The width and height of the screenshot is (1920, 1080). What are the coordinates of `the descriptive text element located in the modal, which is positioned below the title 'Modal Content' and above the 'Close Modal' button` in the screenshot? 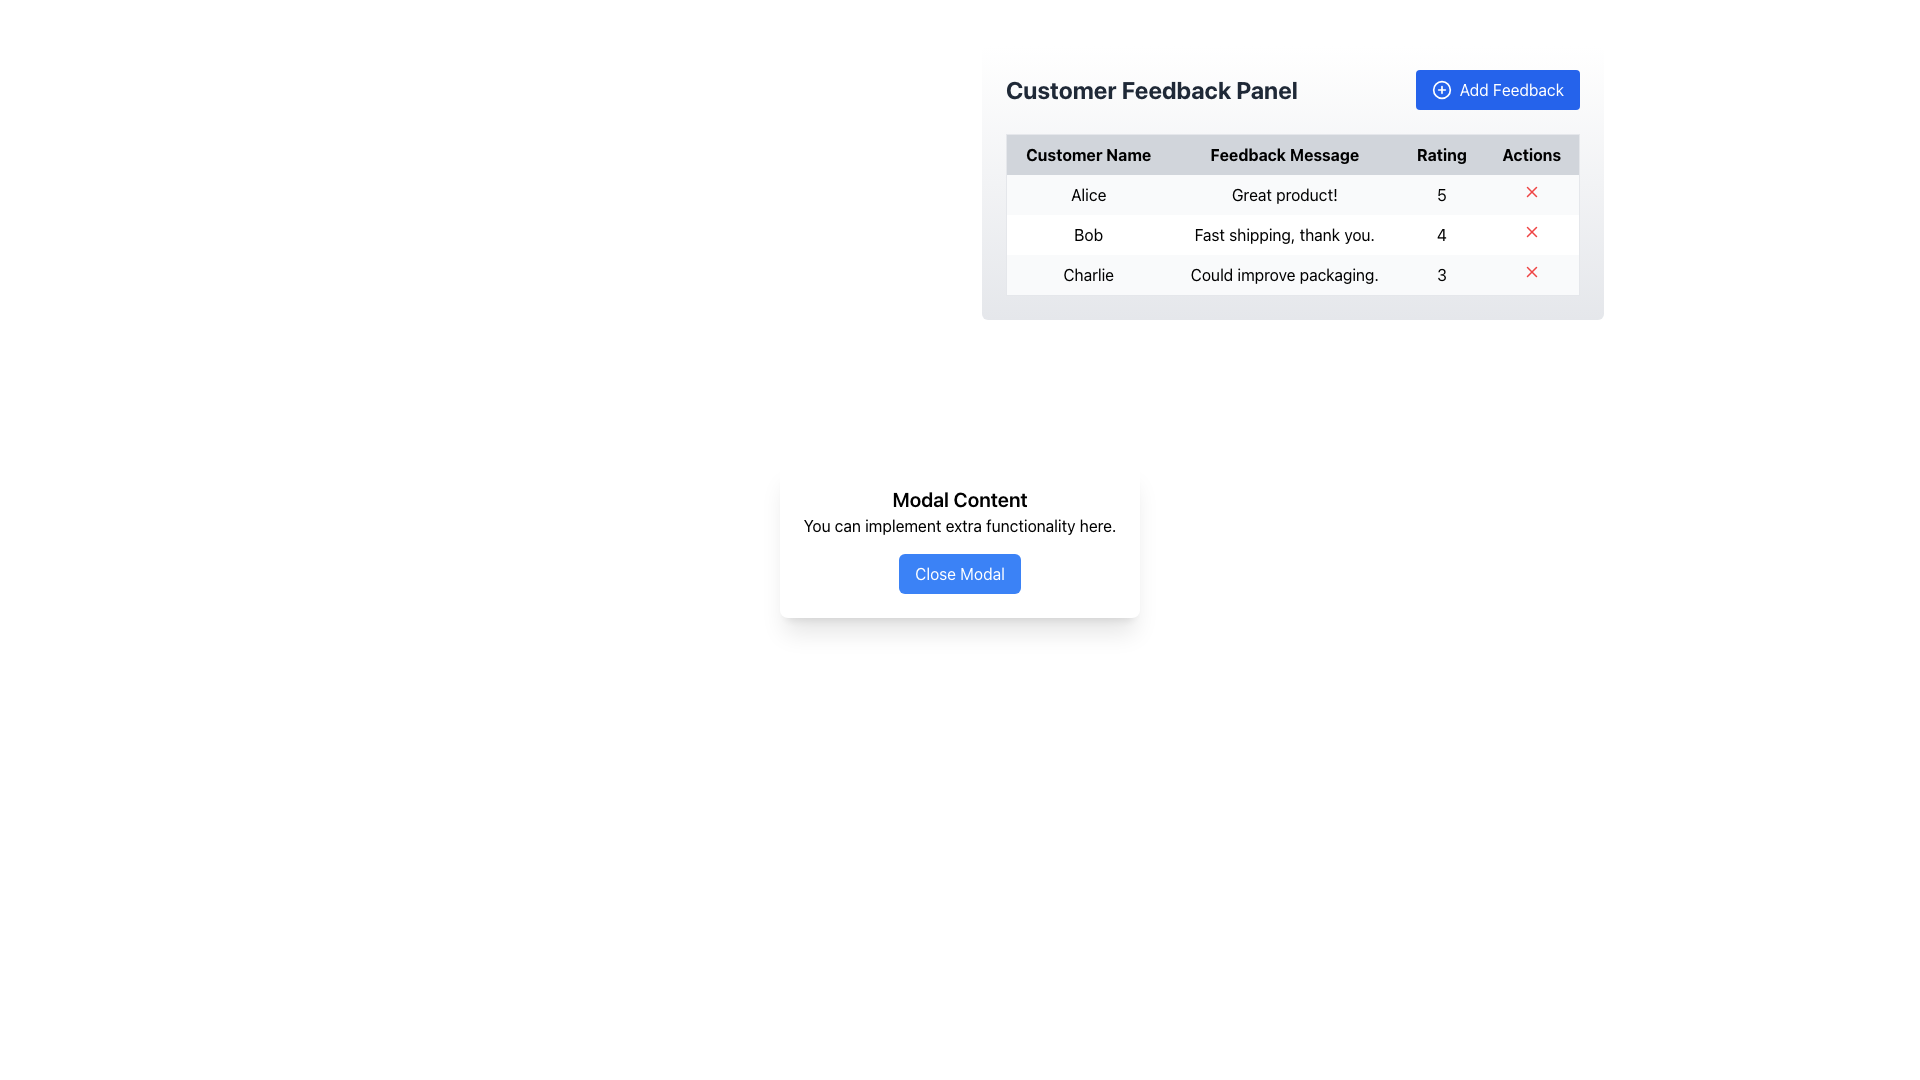 It's located at (960, 524).